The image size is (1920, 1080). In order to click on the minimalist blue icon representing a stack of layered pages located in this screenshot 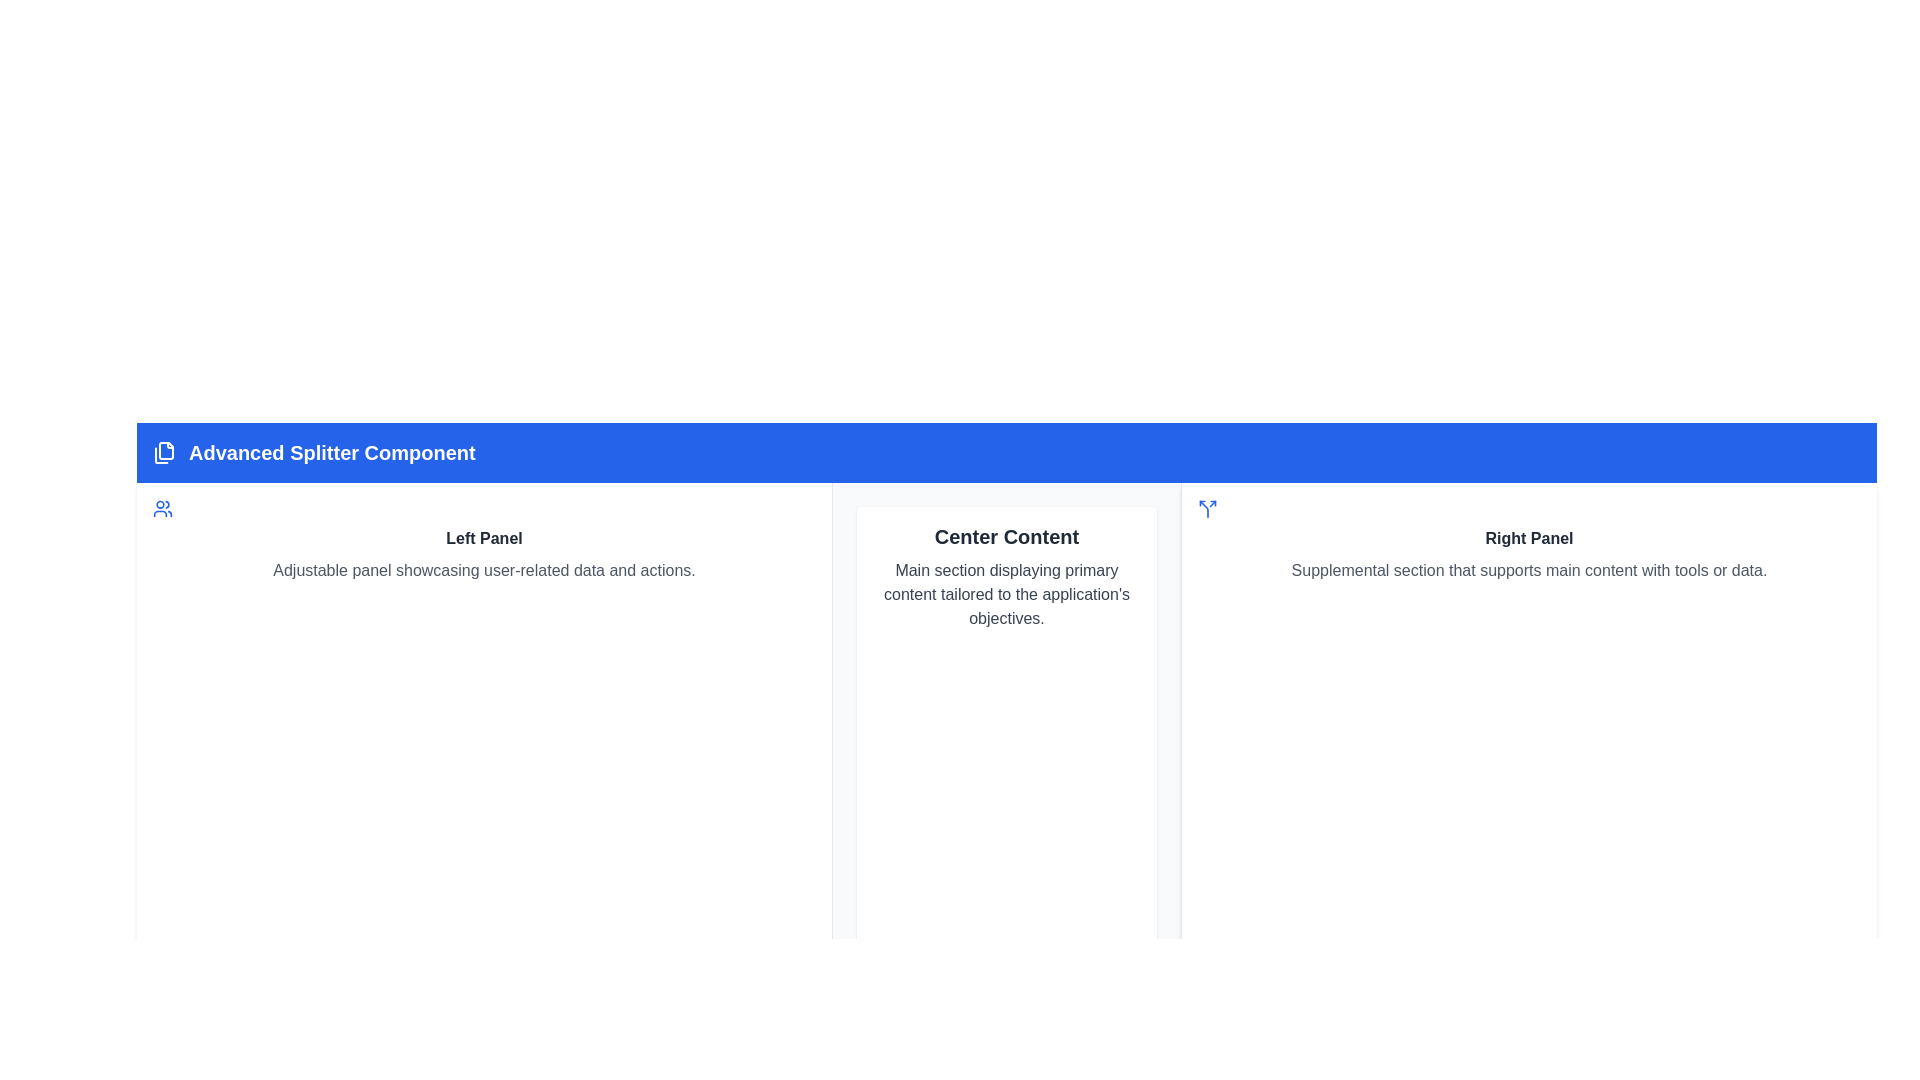, I will do `click(164, 452)`.